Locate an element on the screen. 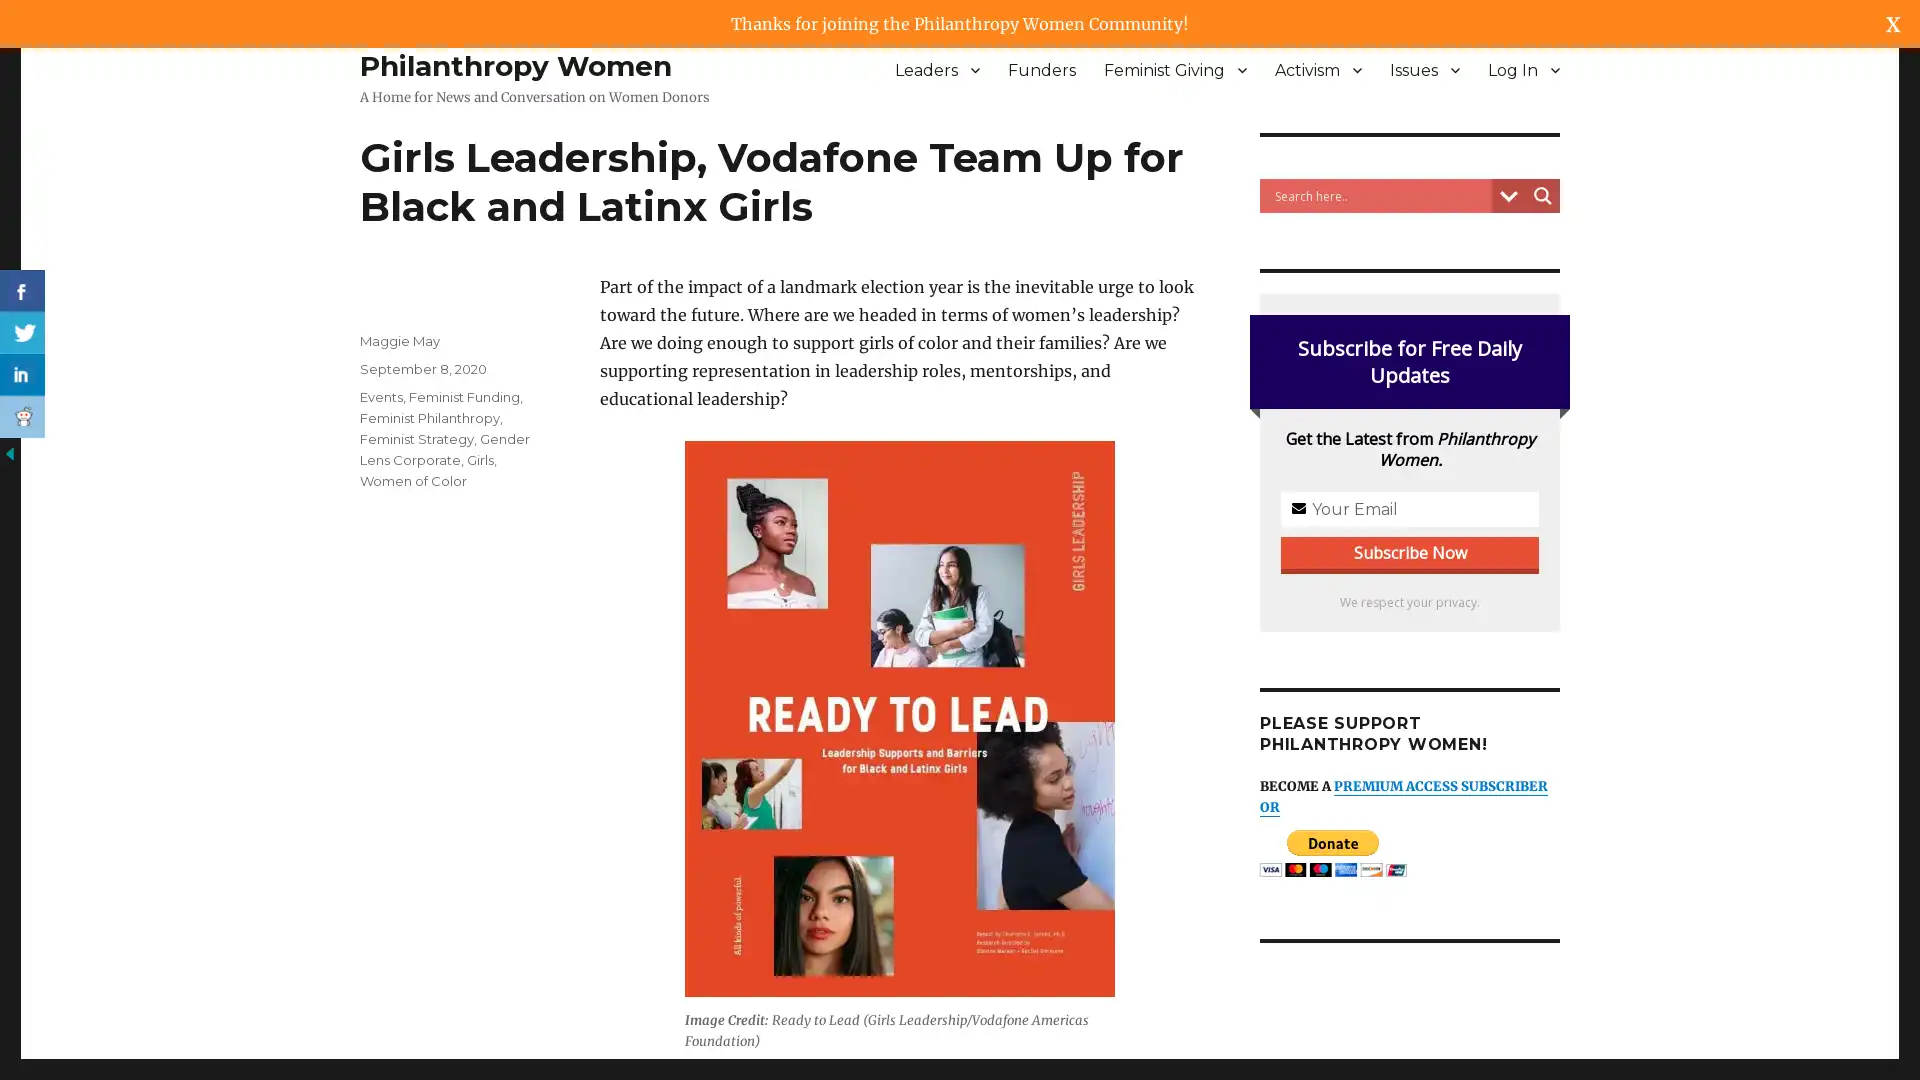 This screenshot has height=1080, width=1920. Close is located at coordinates (1206, 398).